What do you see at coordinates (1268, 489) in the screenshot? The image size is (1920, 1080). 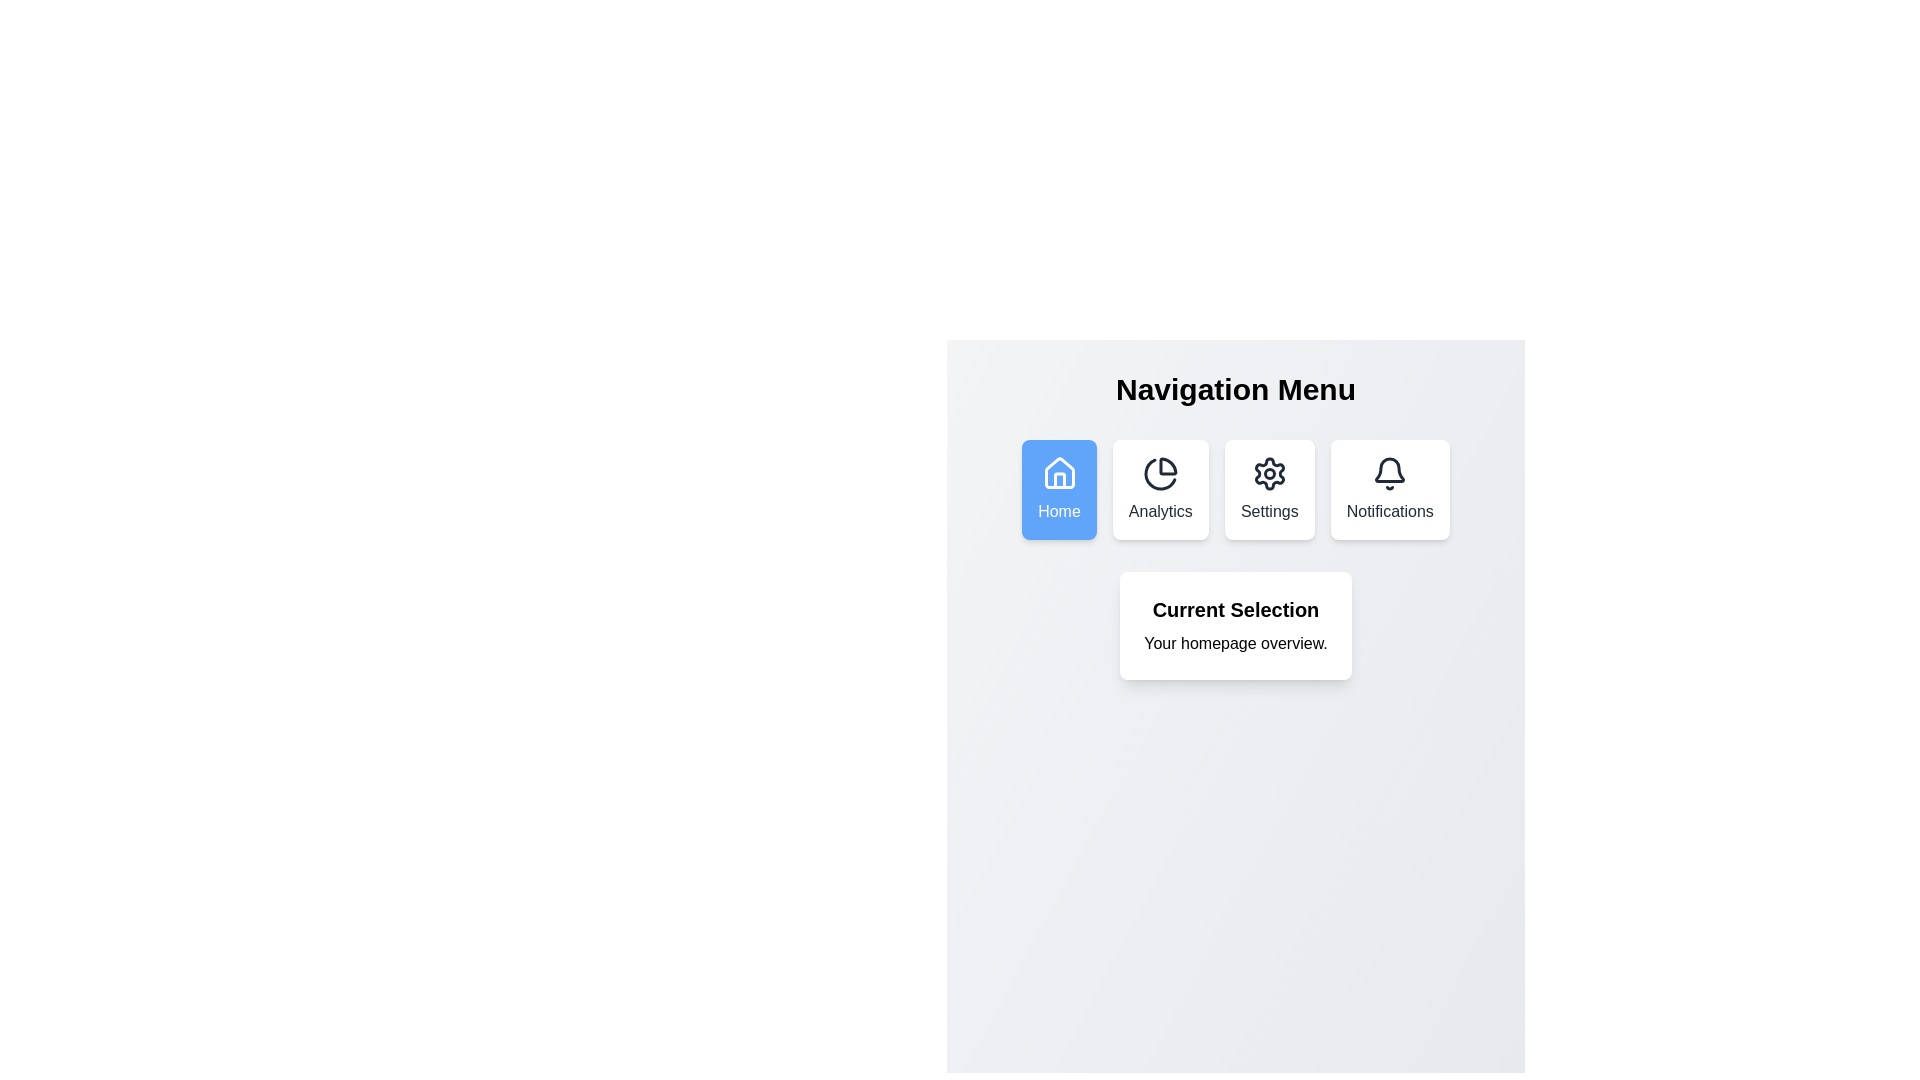 I see `the menu item labeled Settings to observe its hover effect` at bounding box center [1268, 489].